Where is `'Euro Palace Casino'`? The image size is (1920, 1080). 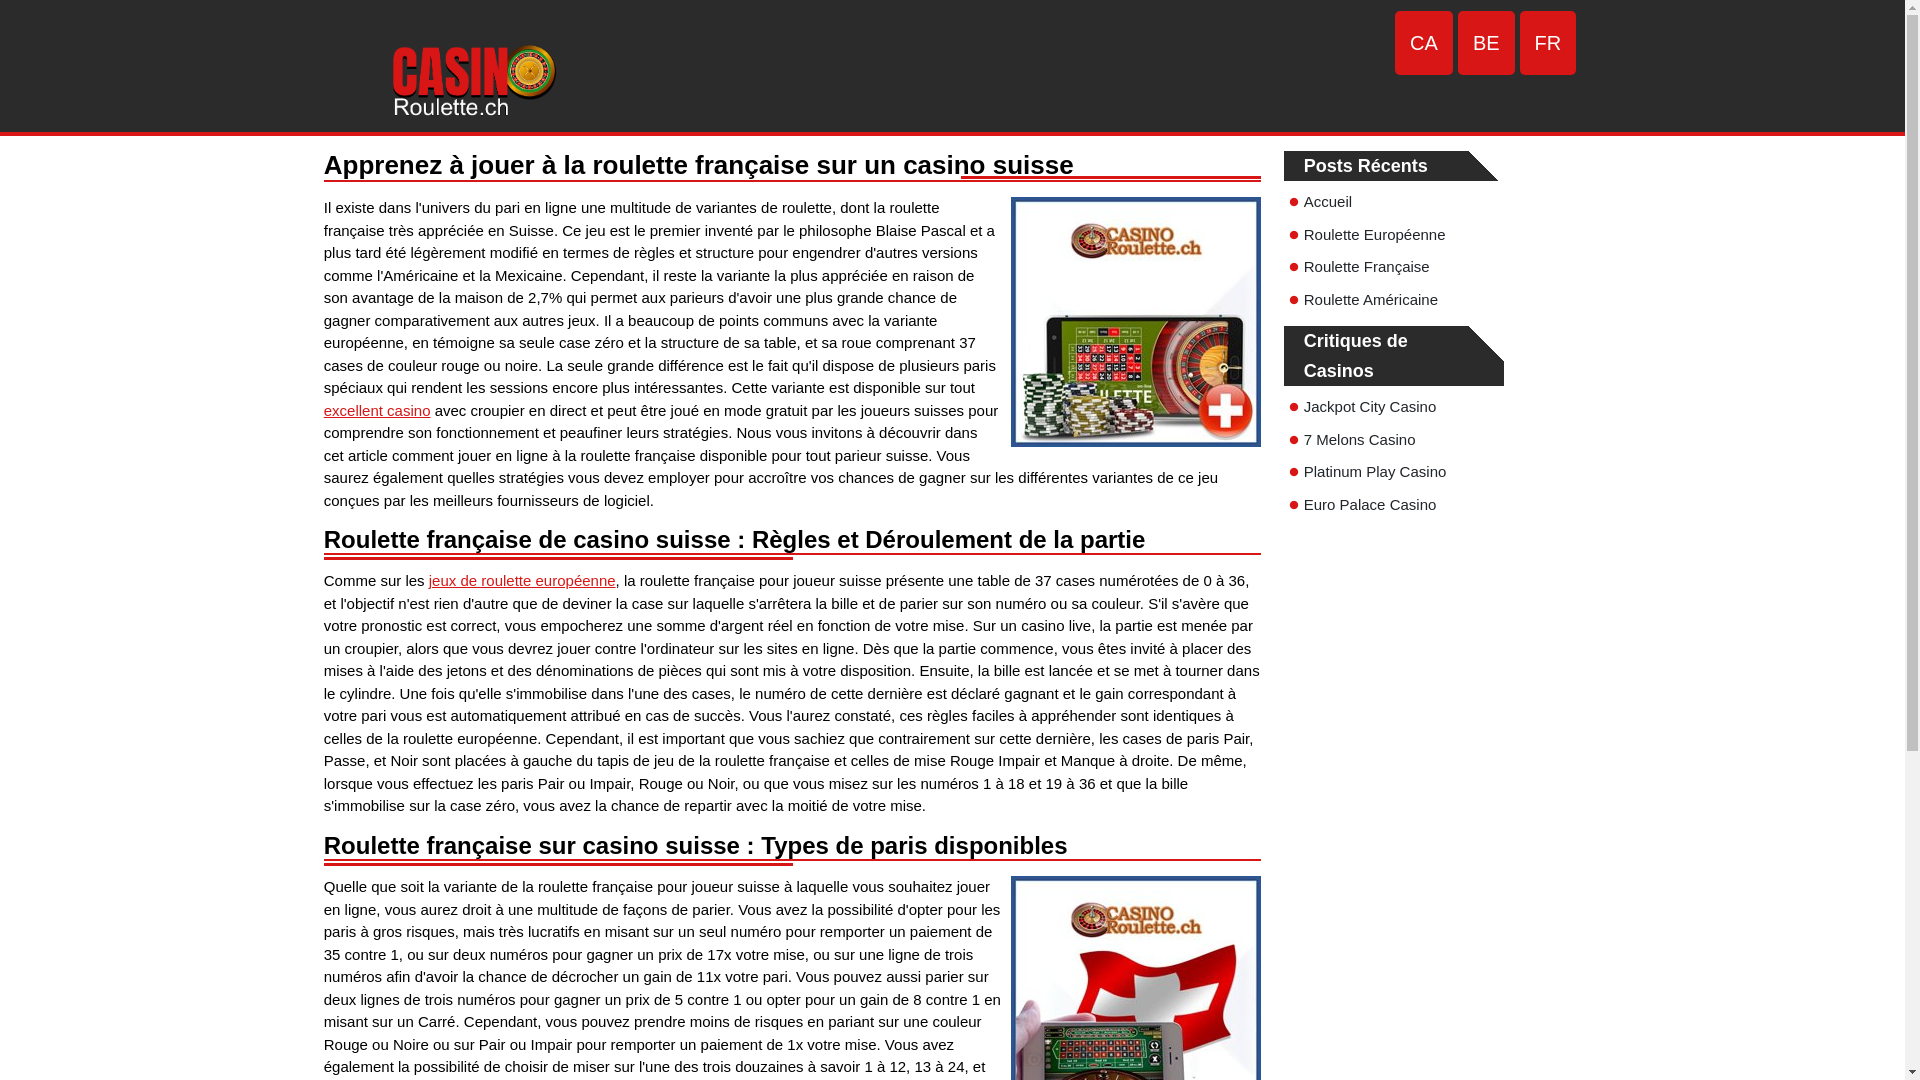
'Euro Palace Casino' is located at coordinates (1369, 503).